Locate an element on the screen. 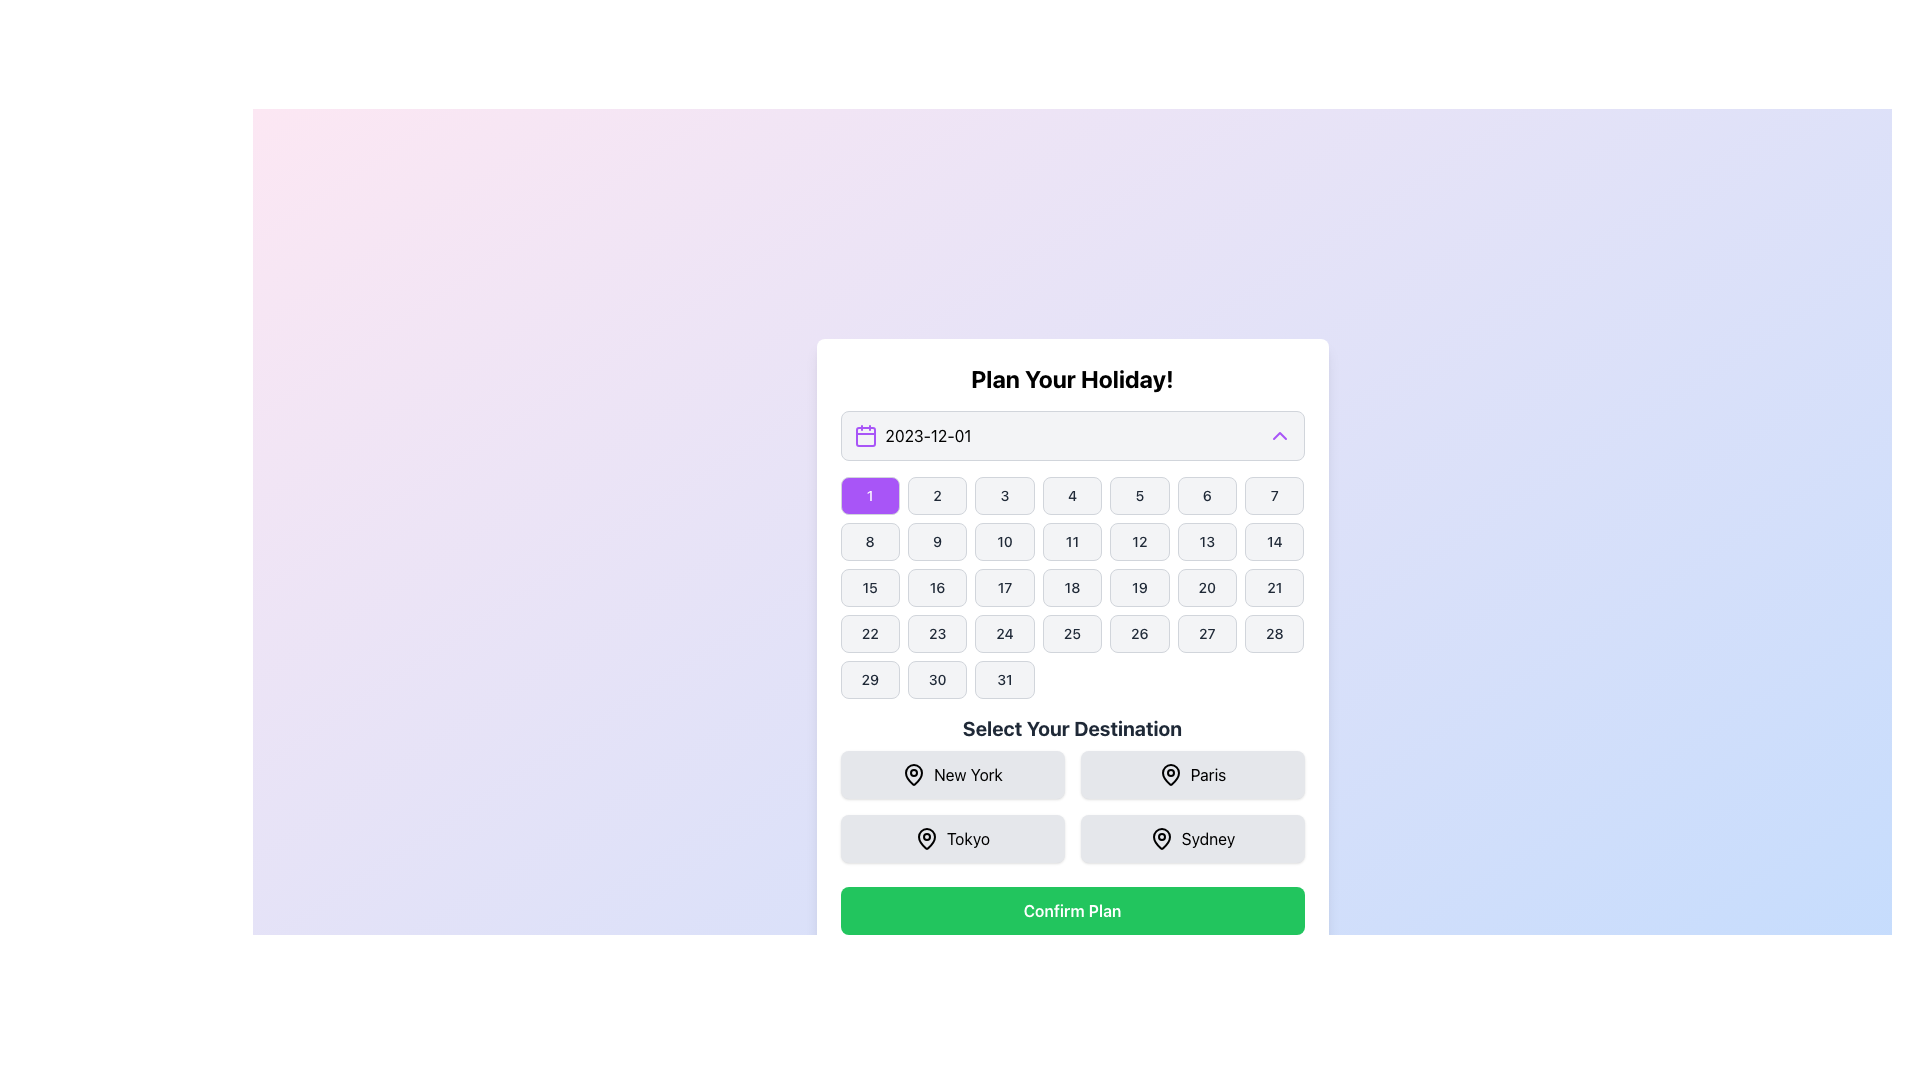  the 'Tokyo' destination icon, which is the visual indicator in the second row, first column of the destination selection buttons, located below the 'Select Your Destination' heading is located at coordinates (925, 837).